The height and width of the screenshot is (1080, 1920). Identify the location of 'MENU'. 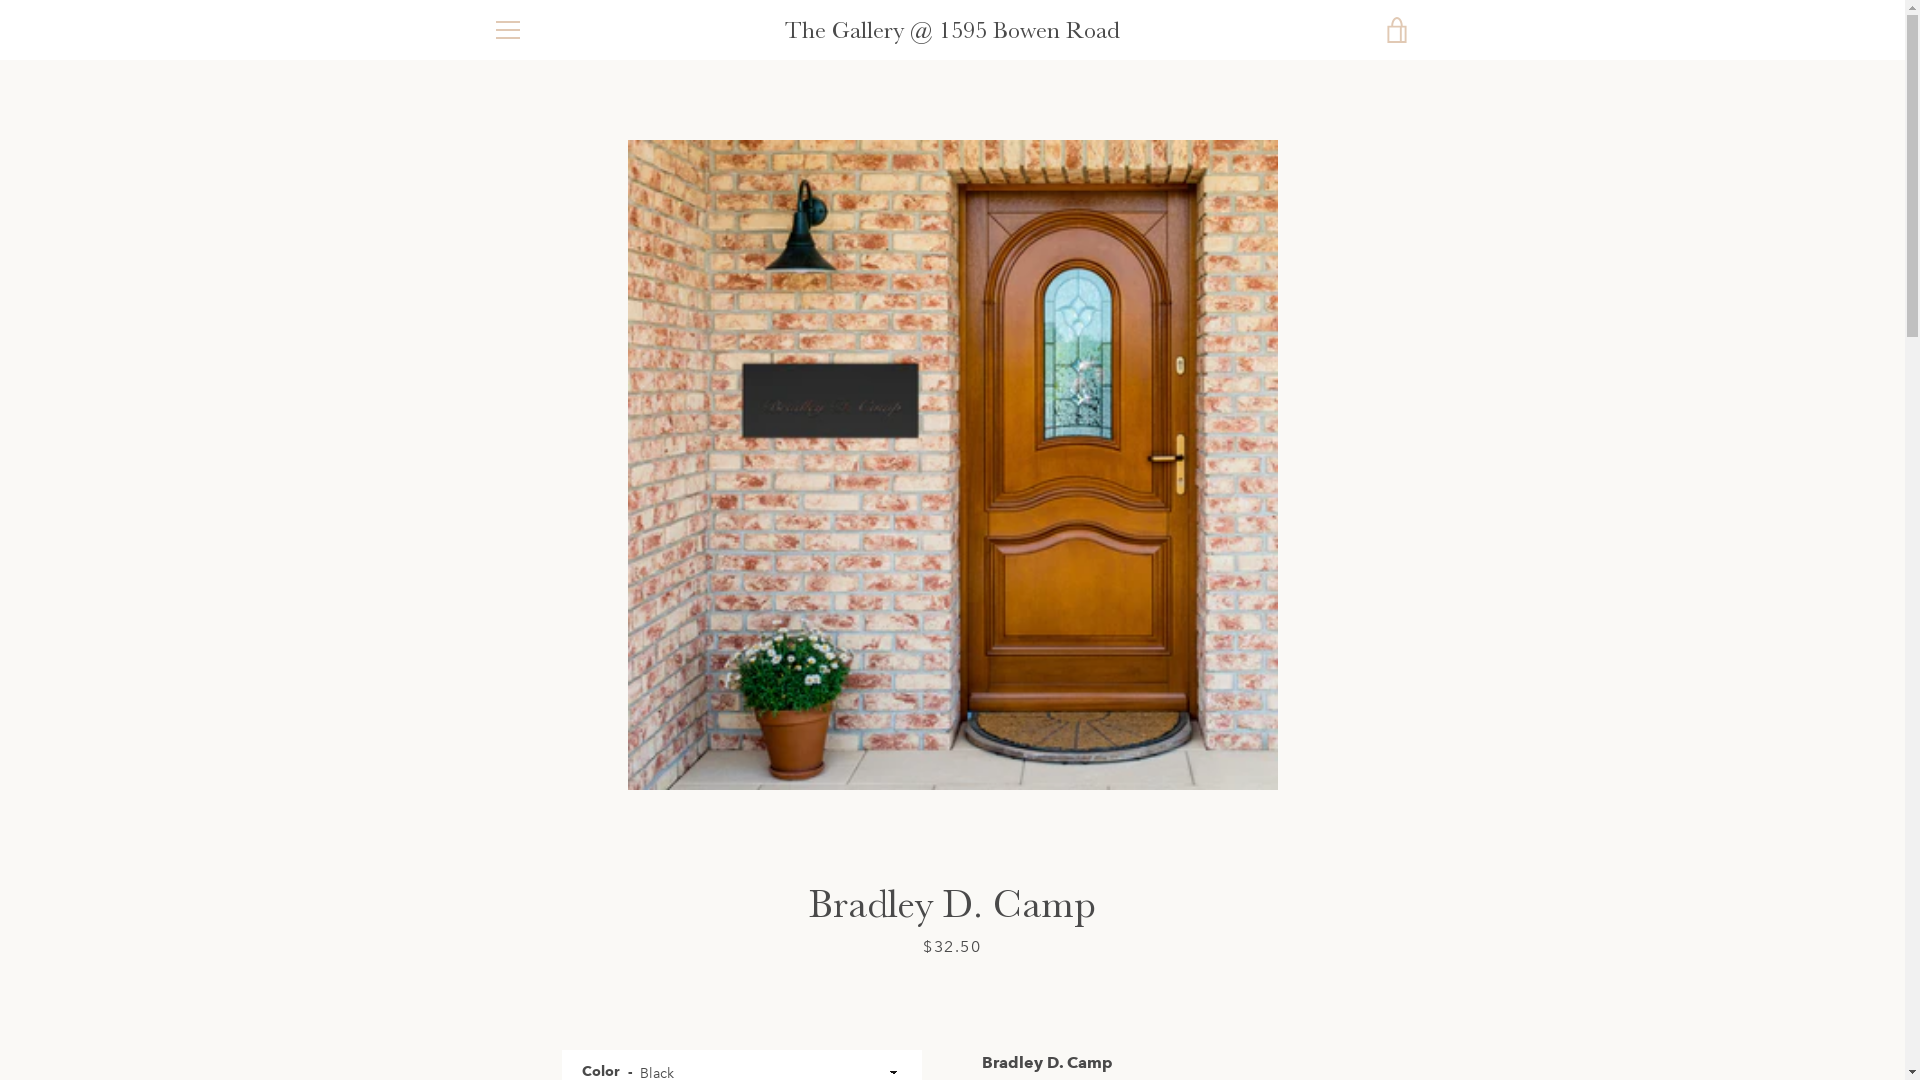
(507, 30).